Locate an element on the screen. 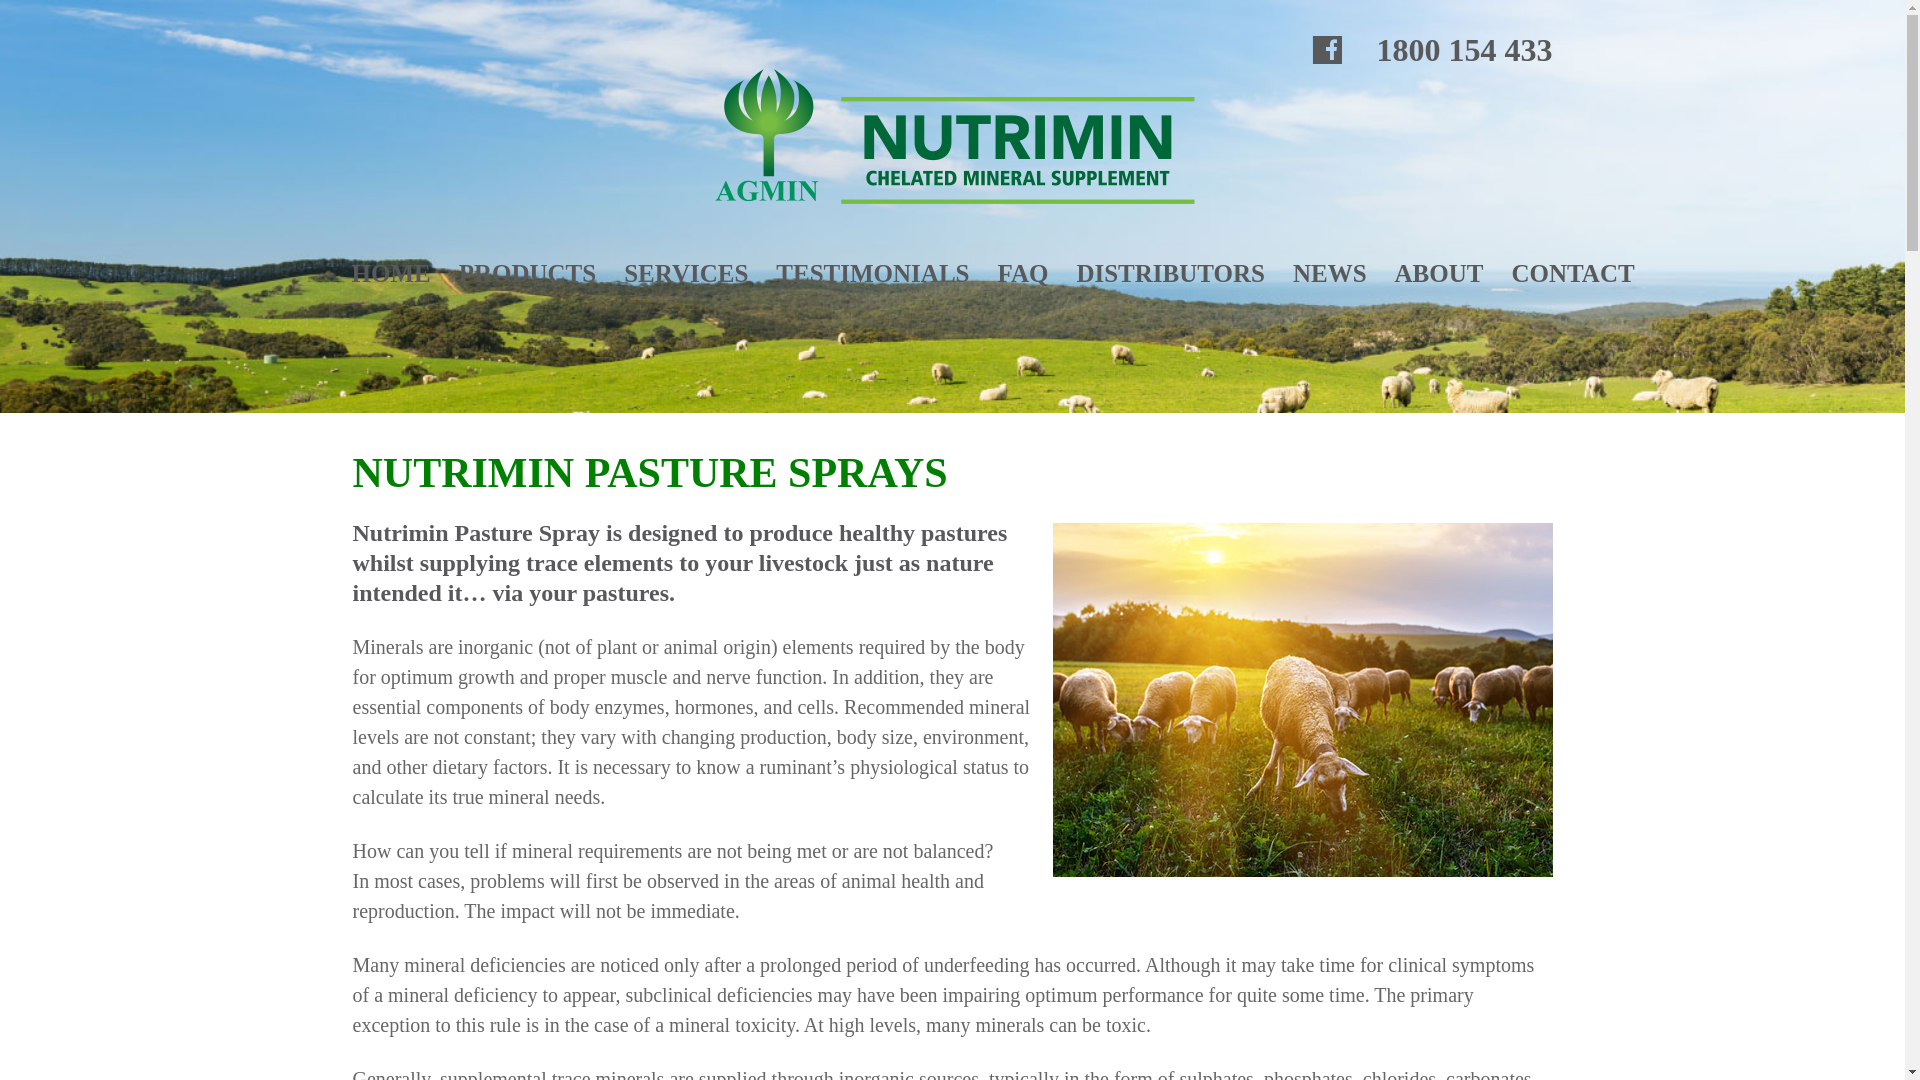 This screenshot has height=1080, width=1920. 'DISTRIBUTORS' is located at coordinates (1170, 273).